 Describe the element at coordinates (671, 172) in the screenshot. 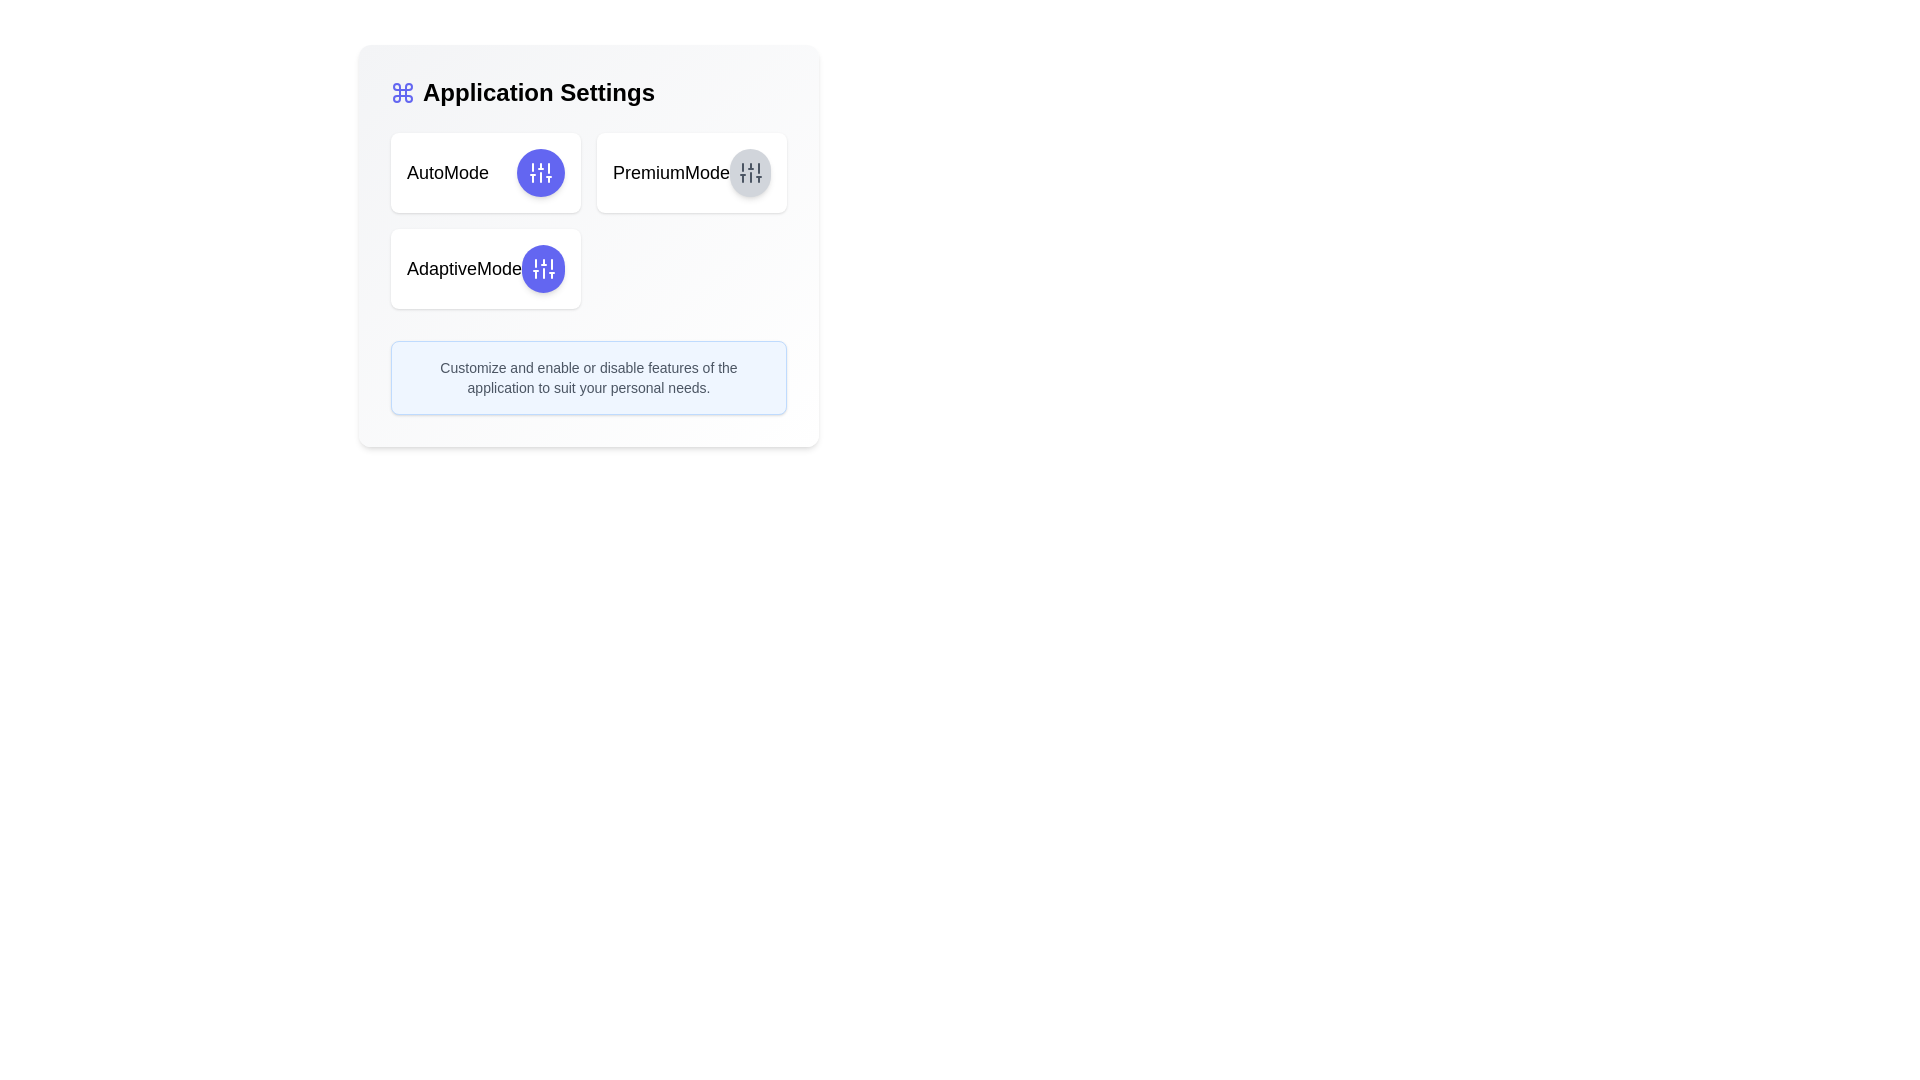

I see `the 'PremiumMode' text label located in the second card of the settings section, which is styled with a bold font and is positioned to the left of the sliders icon` at that location.